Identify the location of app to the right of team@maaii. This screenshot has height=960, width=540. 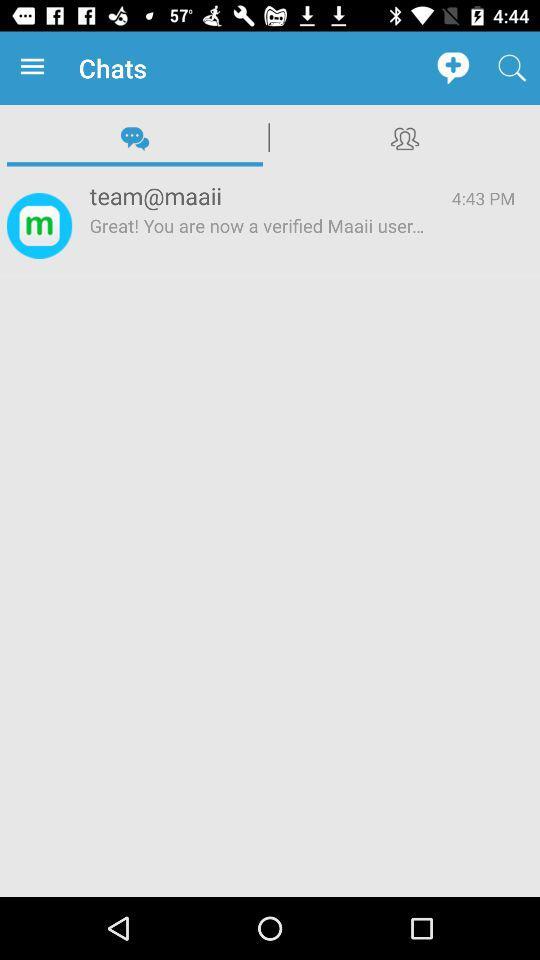
(482, 198).